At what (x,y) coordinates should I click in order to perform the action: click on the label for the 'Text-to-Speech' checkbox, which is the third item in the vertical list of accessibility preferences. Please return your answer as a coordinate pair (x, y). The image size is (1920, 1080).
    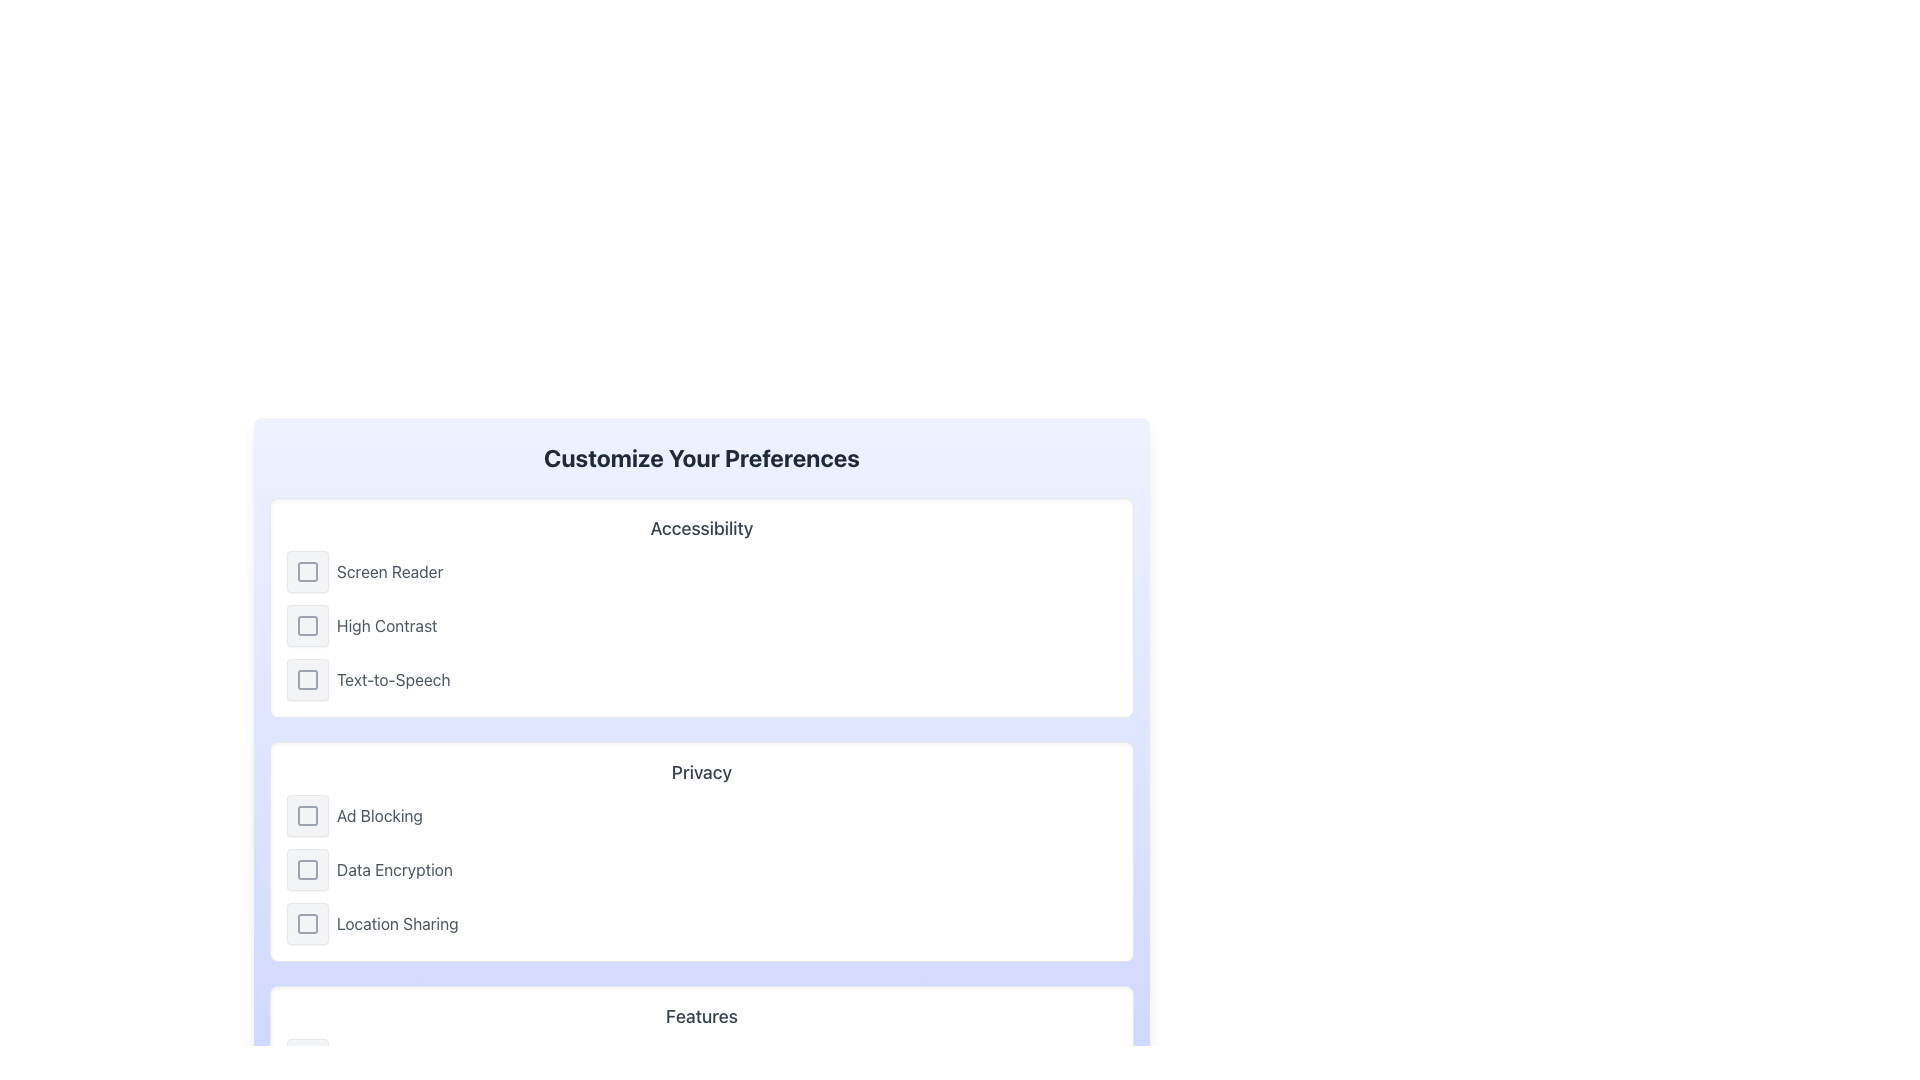
    Looking at the image, I should click on (393, 678).